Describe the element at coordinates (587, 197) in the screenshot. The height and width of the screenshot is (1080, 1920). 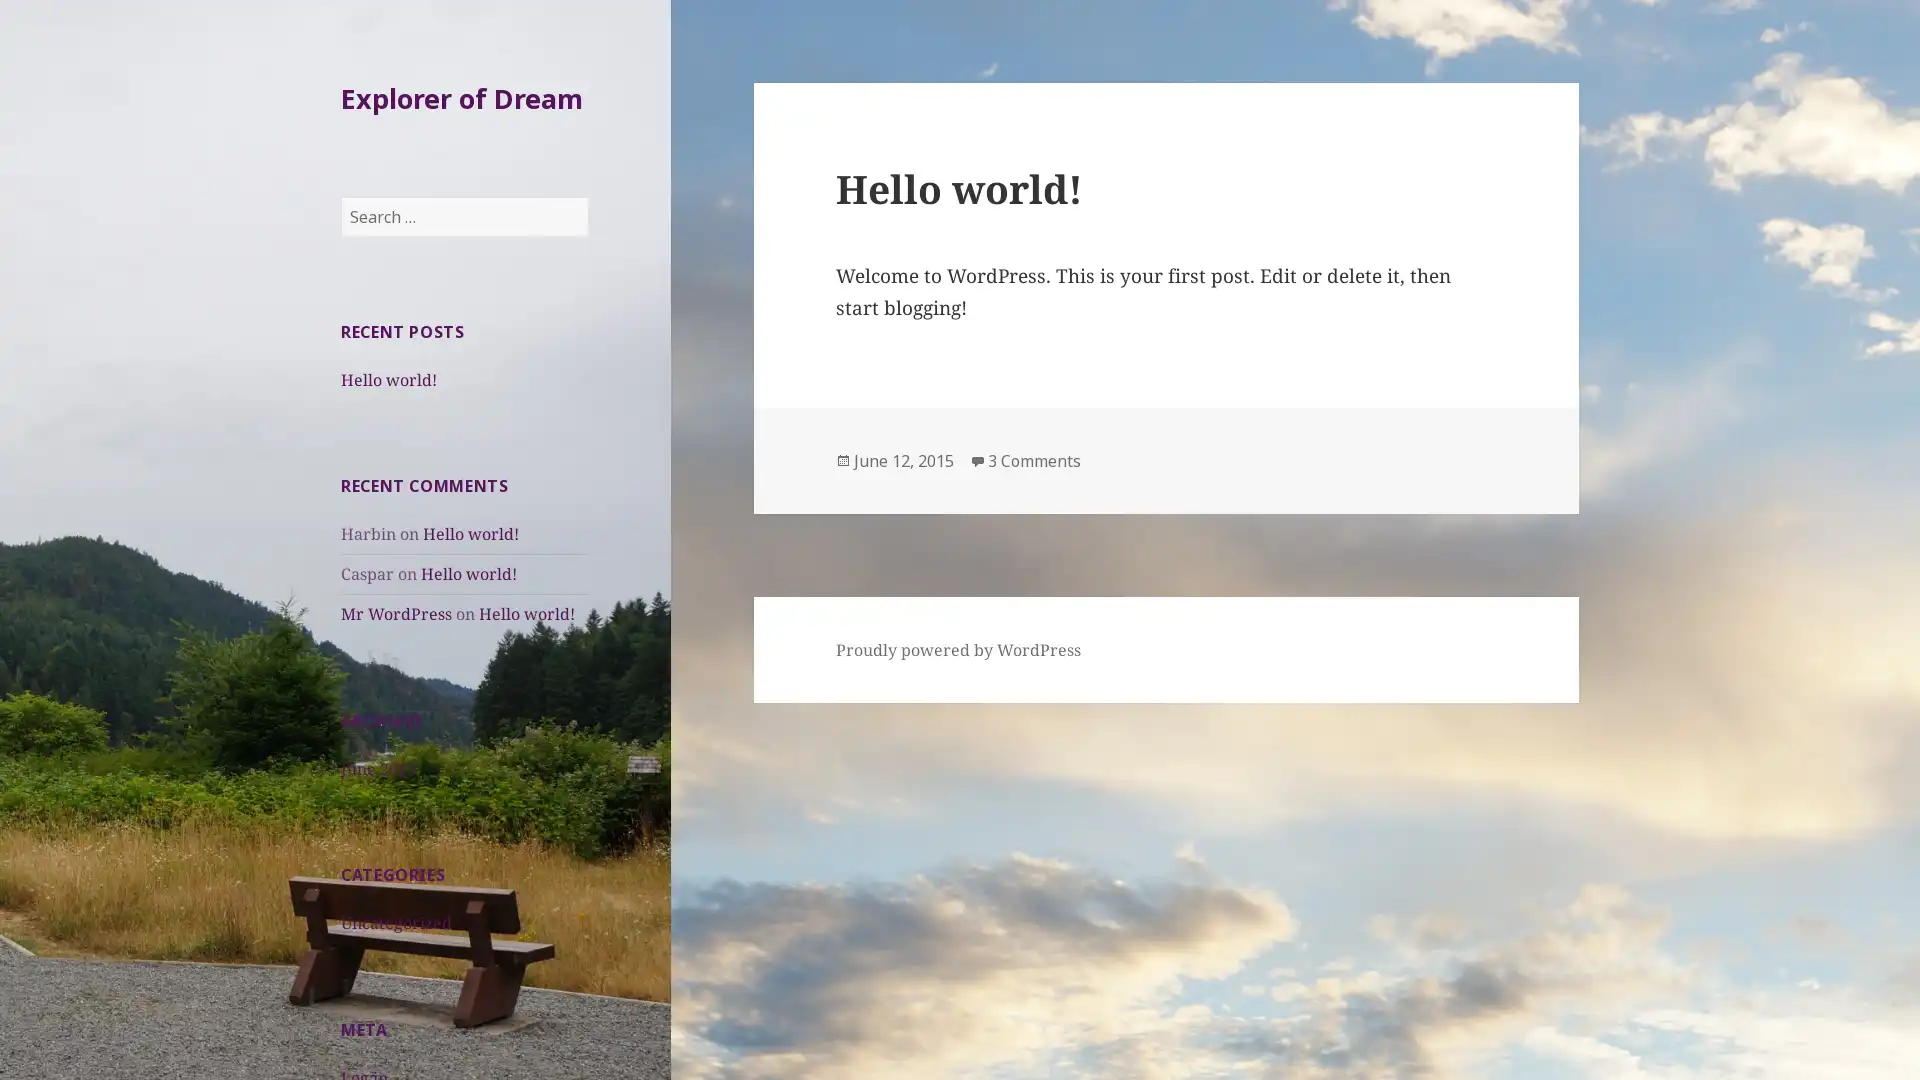
I see `Search` at that location.